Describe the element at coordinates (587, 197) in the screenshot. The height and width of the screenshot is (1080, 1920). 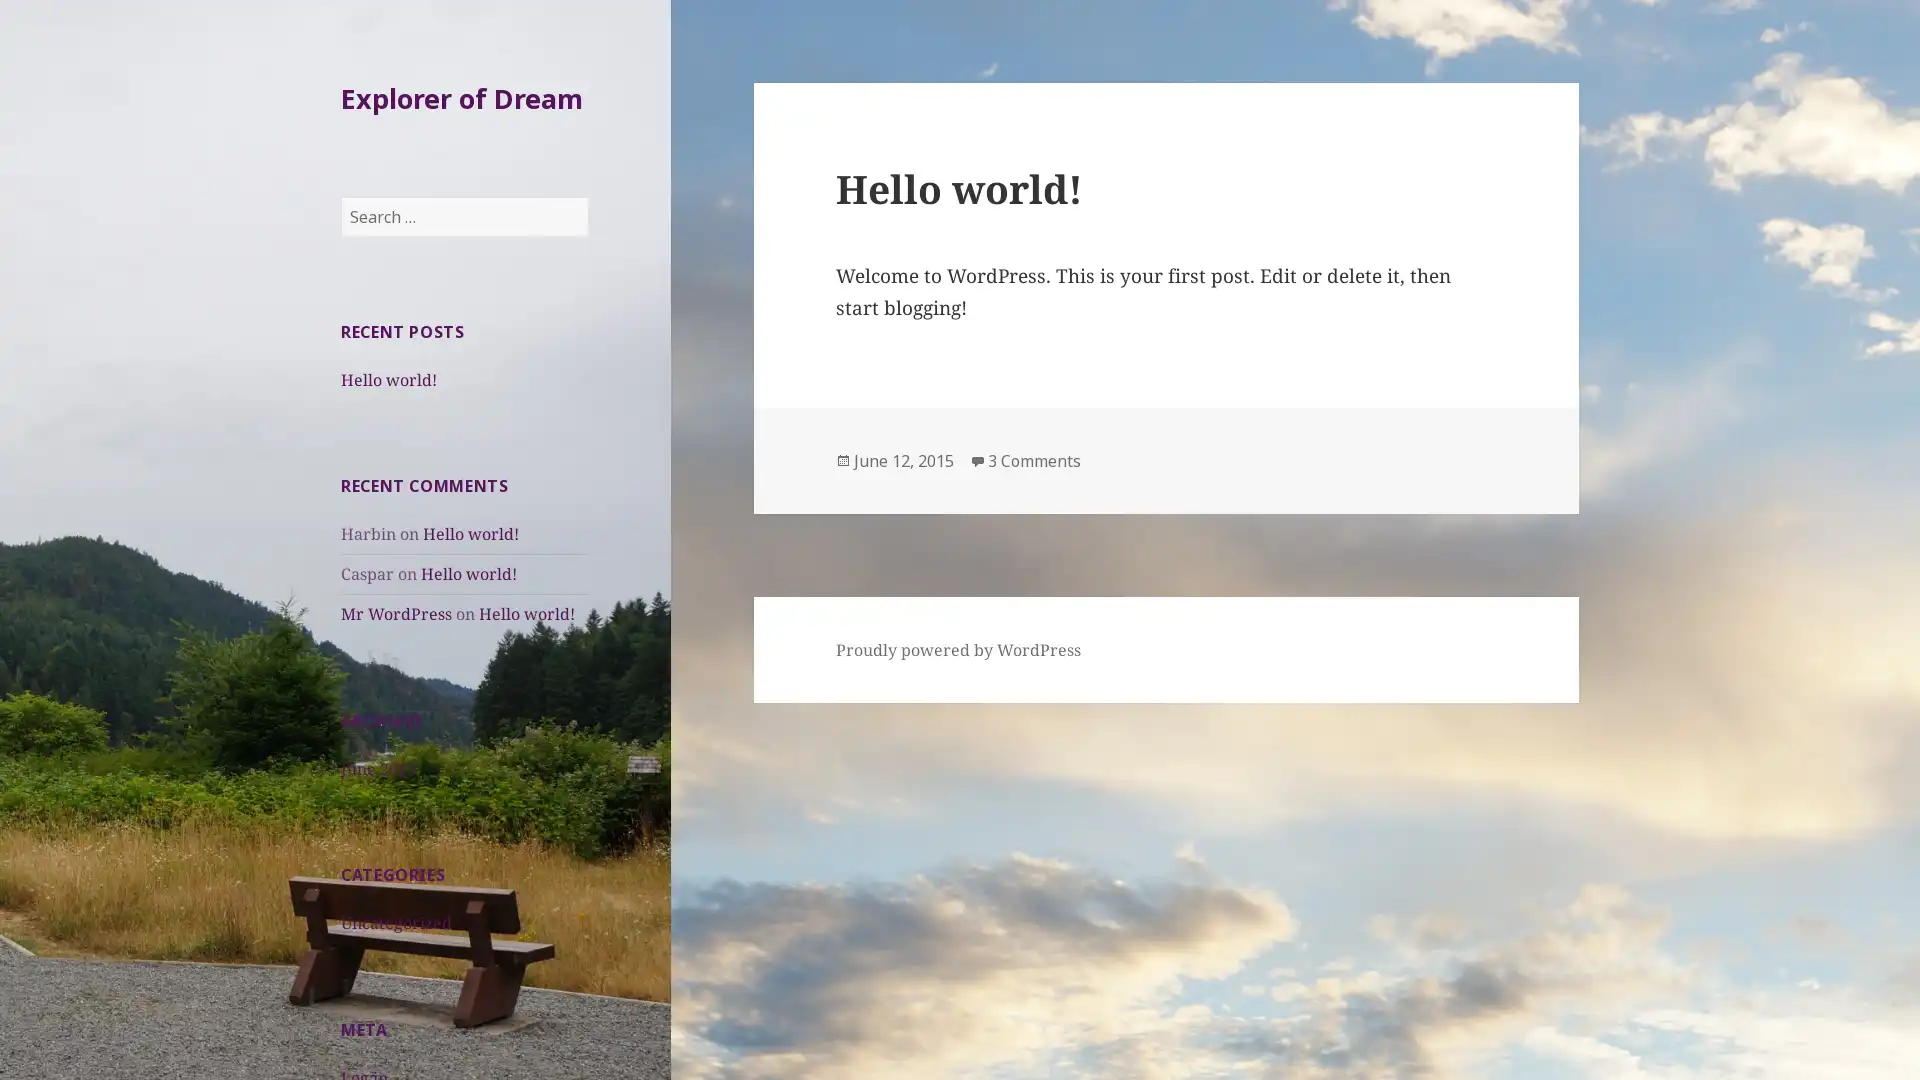
I see `Search` at that location.